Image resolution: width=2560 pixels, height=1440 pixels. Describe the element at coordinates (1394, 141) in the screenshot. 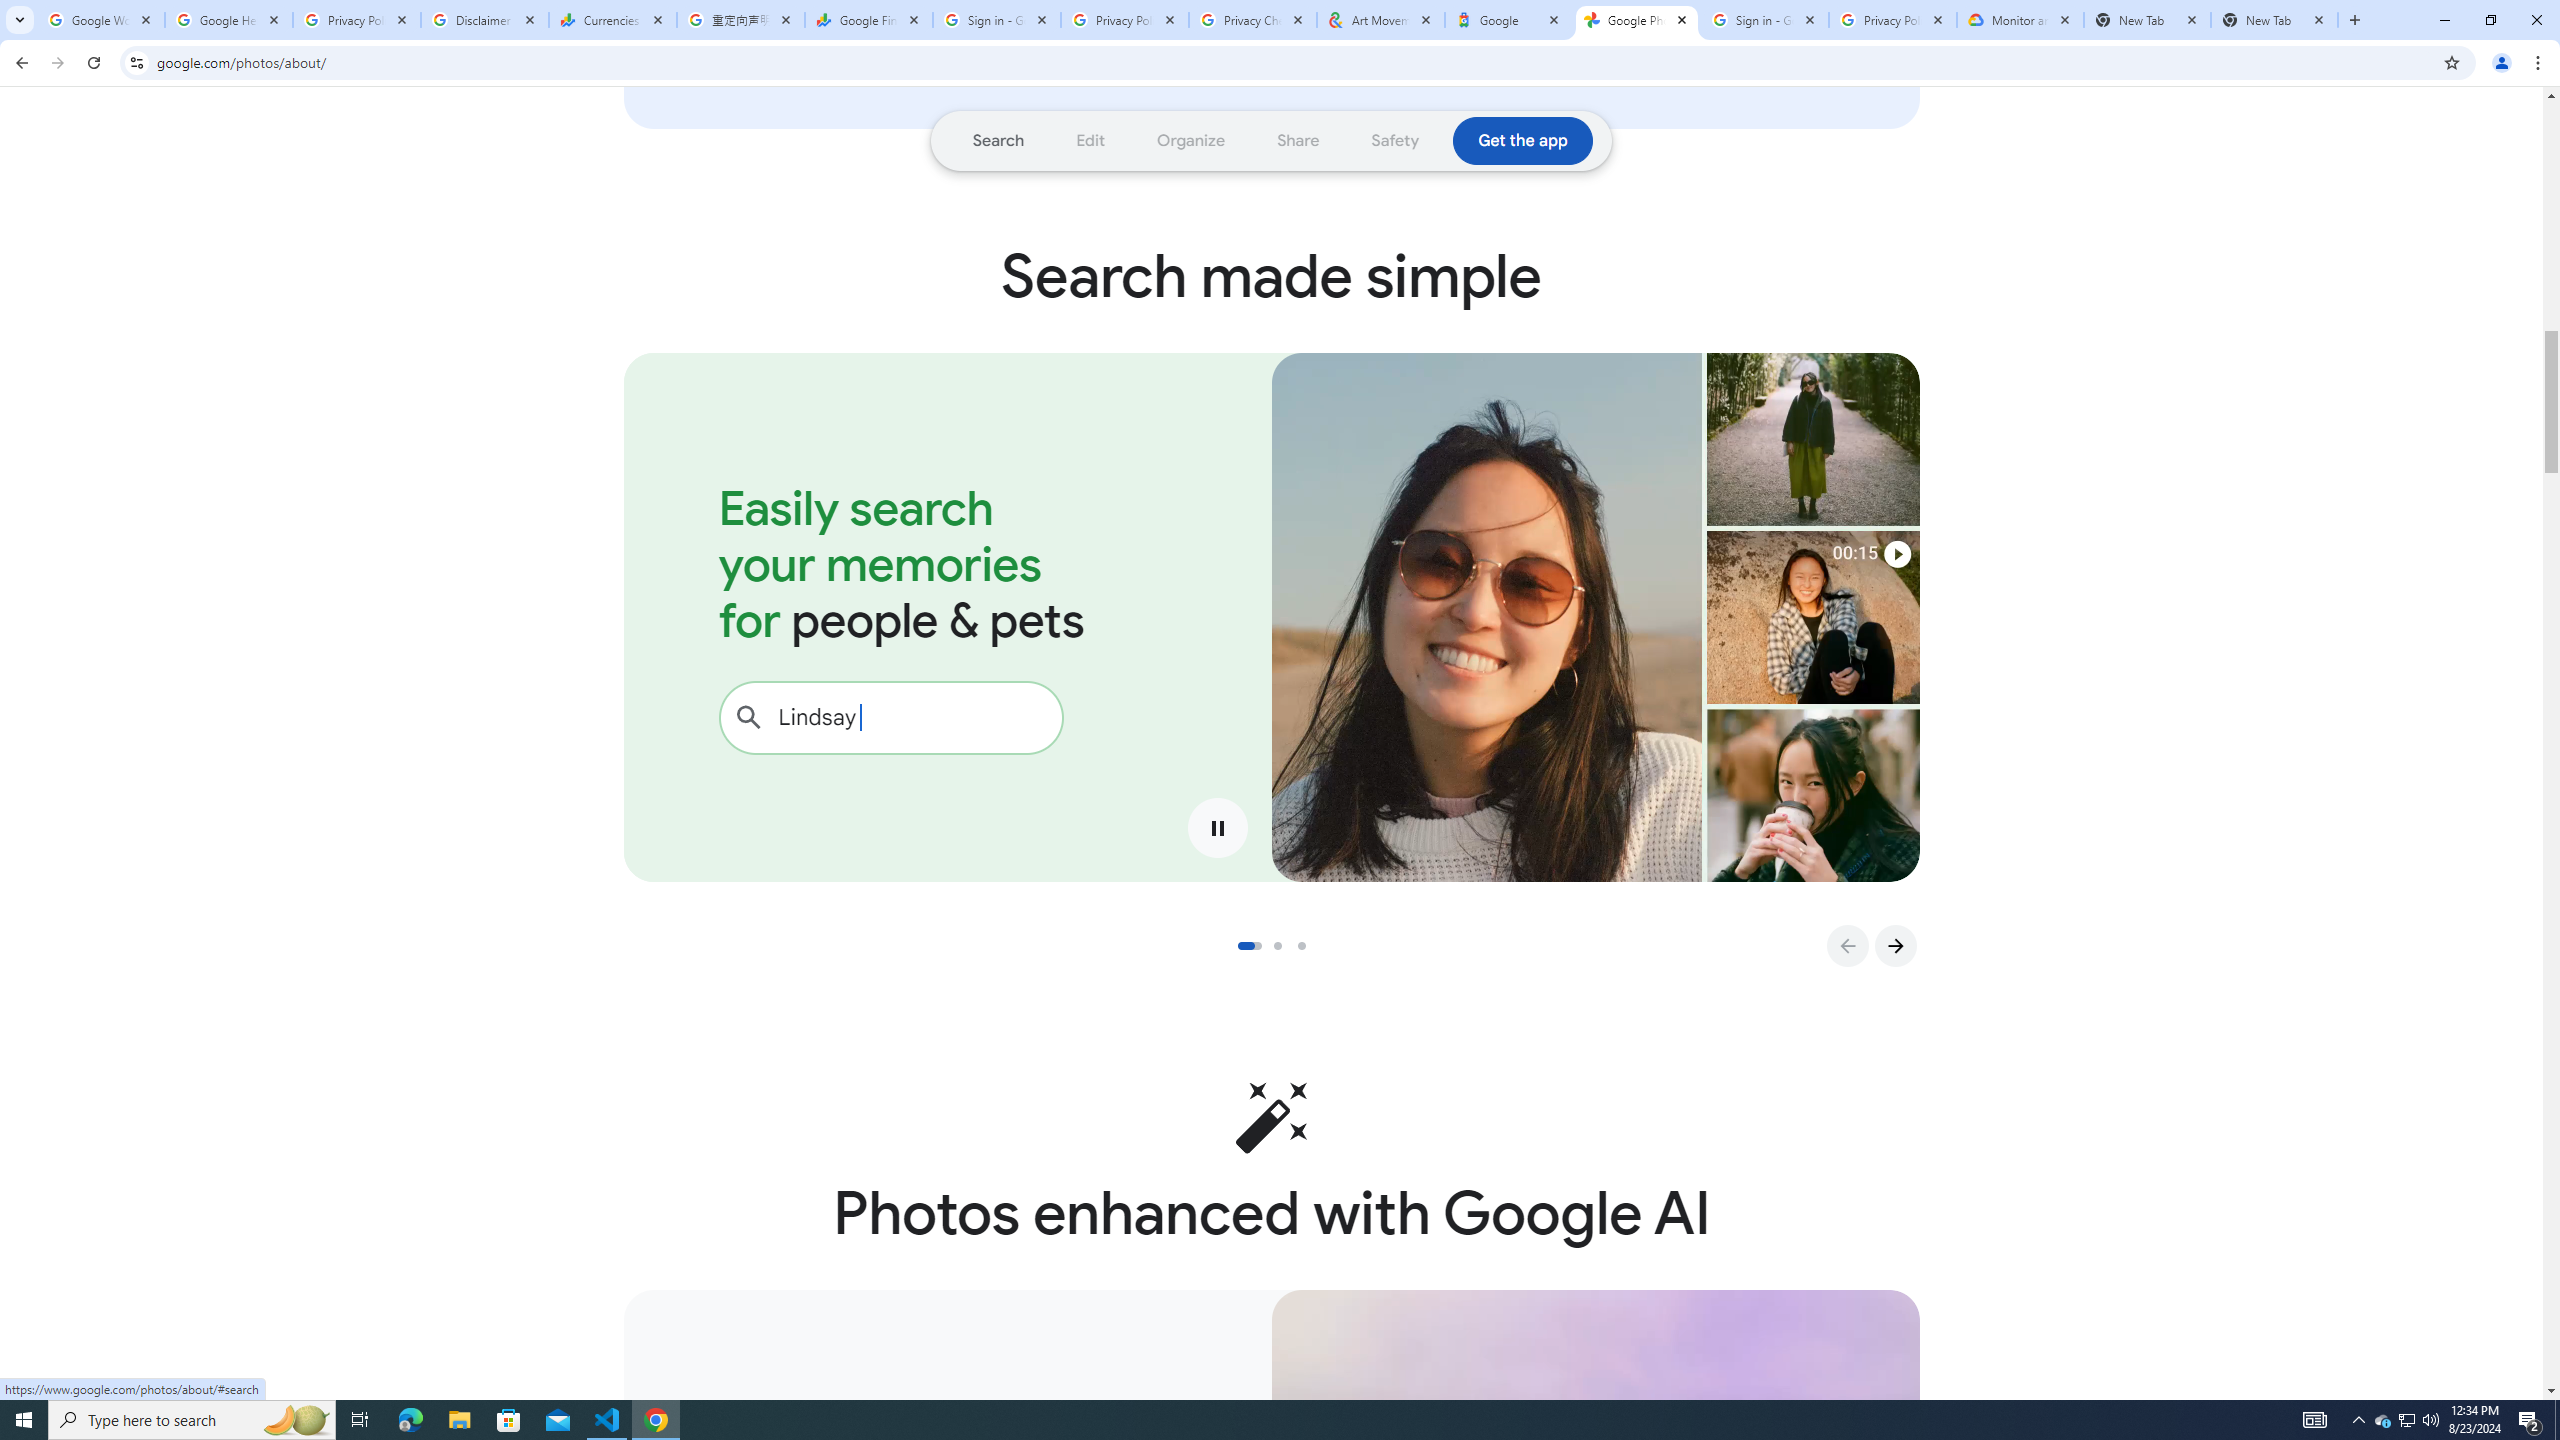

I see `'Go to section: Safety'` at that location.